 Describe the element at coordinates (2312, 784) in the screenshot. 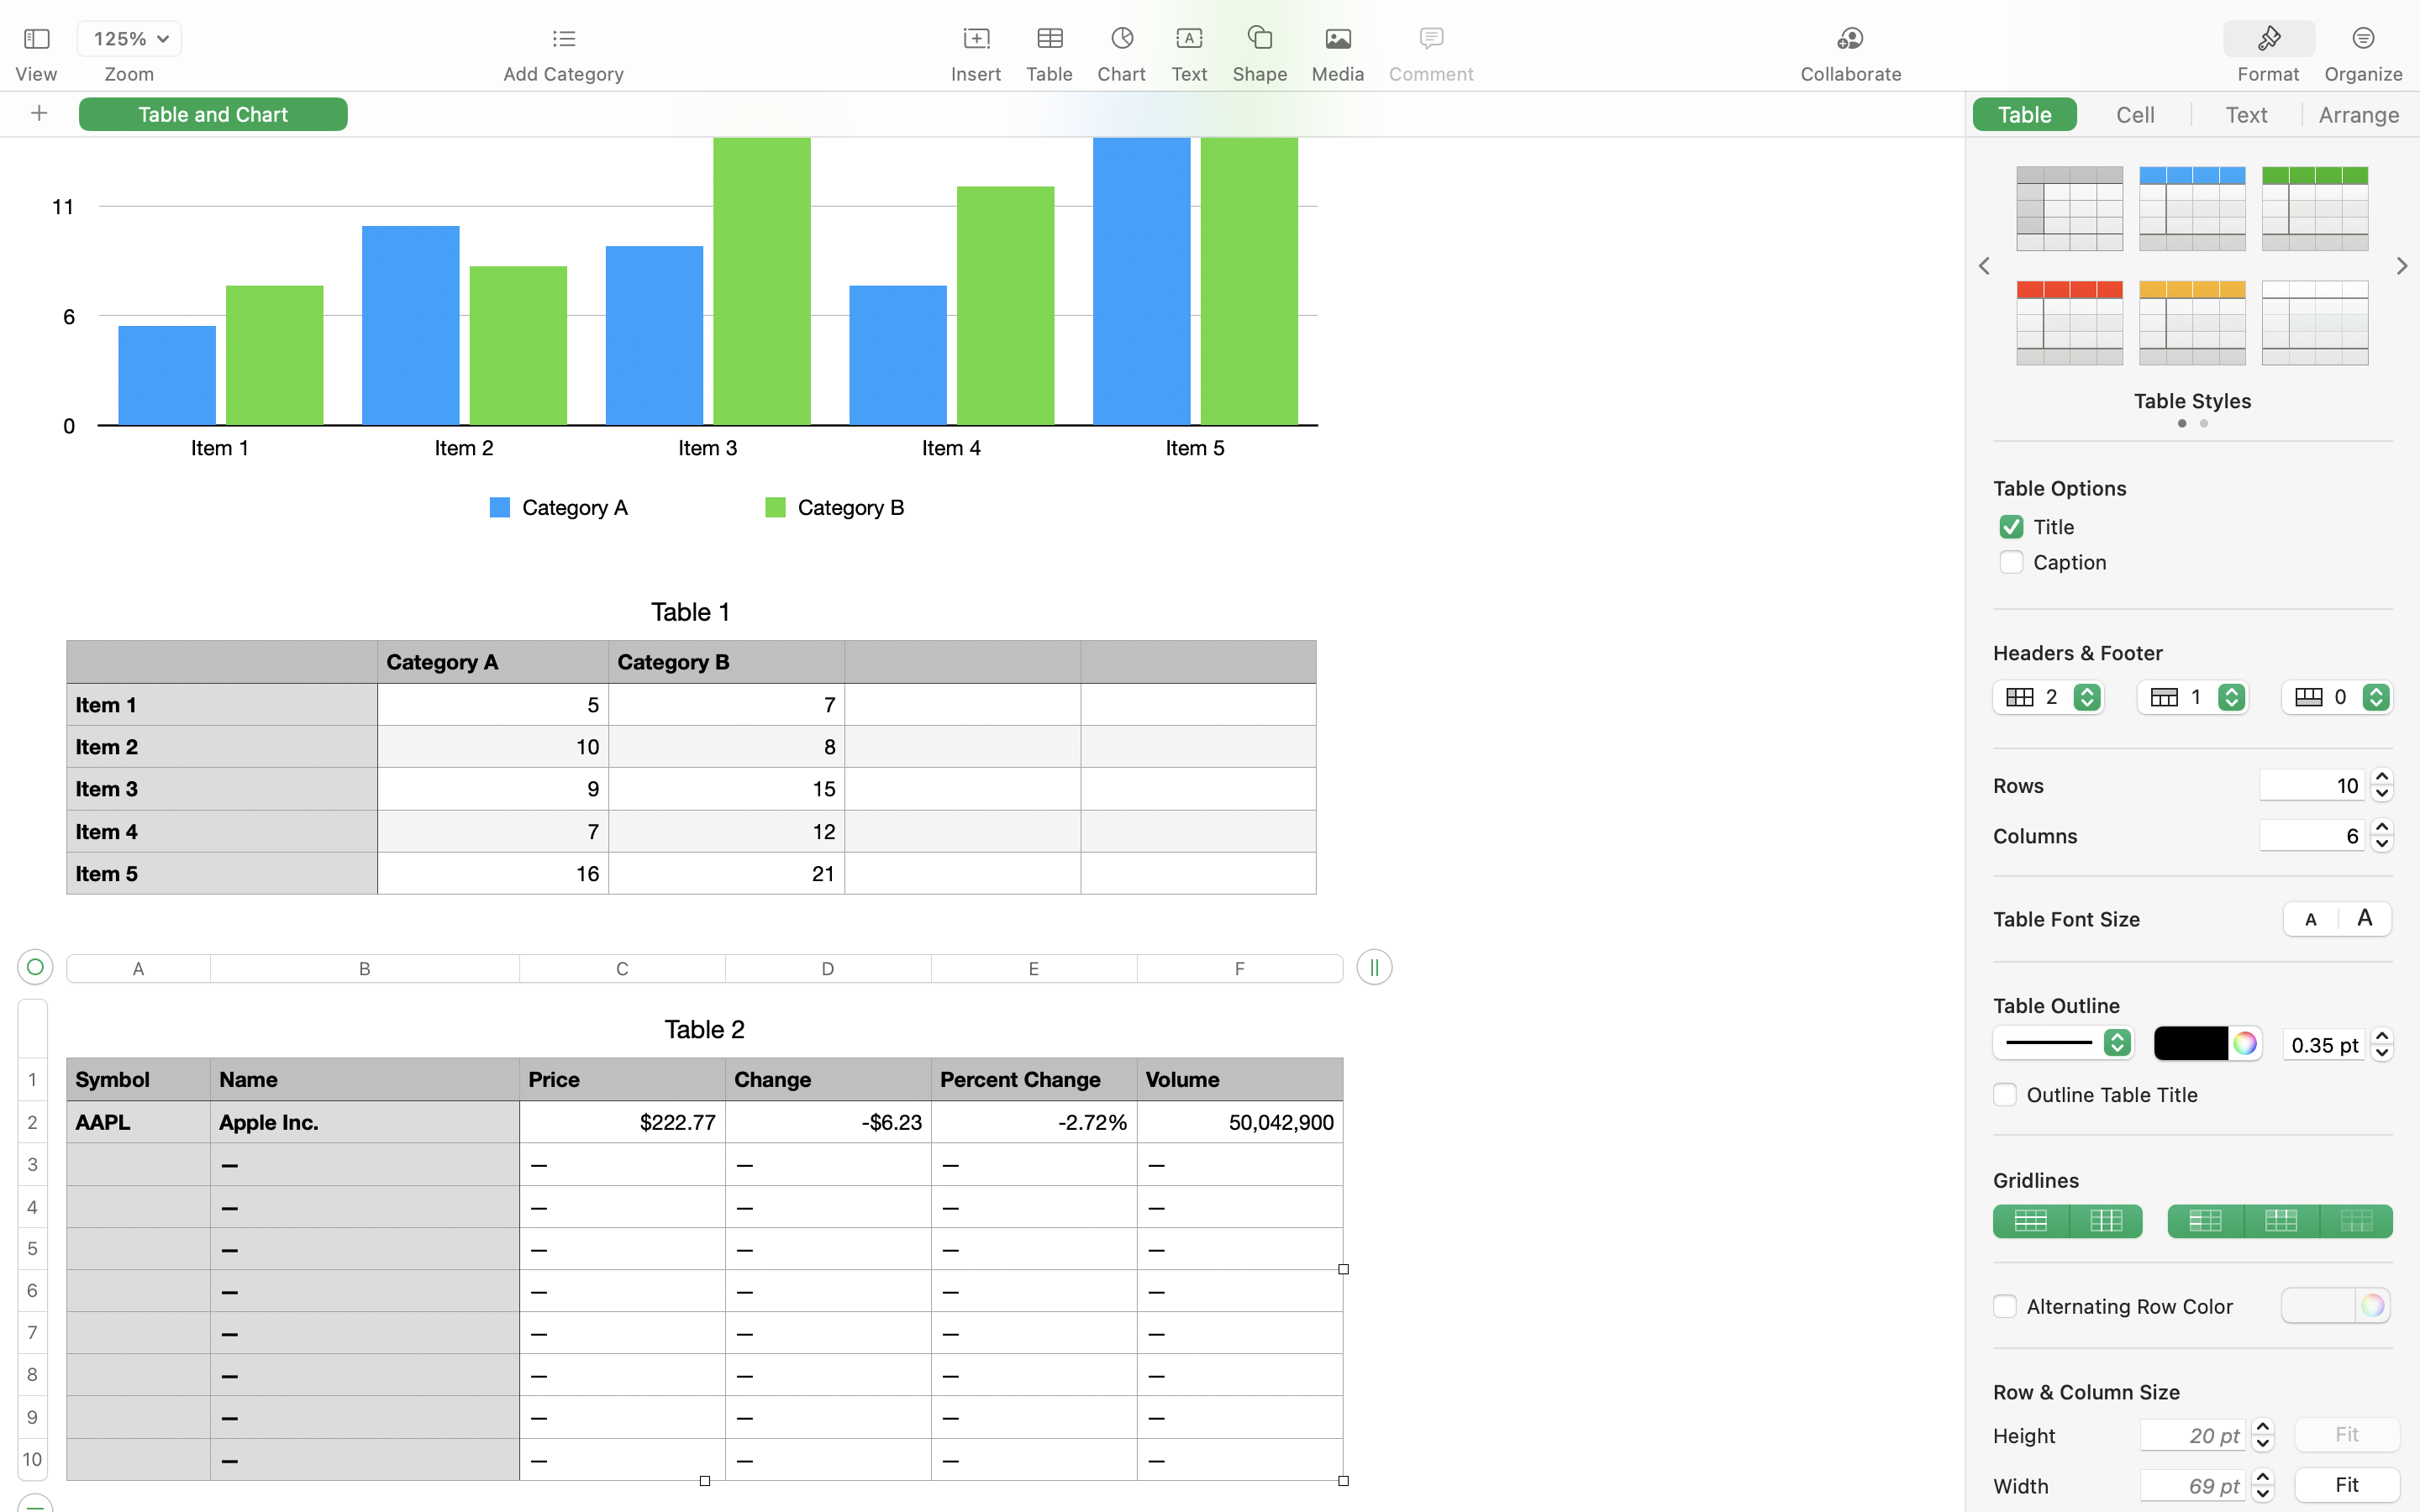

I see `'10'` at that location.